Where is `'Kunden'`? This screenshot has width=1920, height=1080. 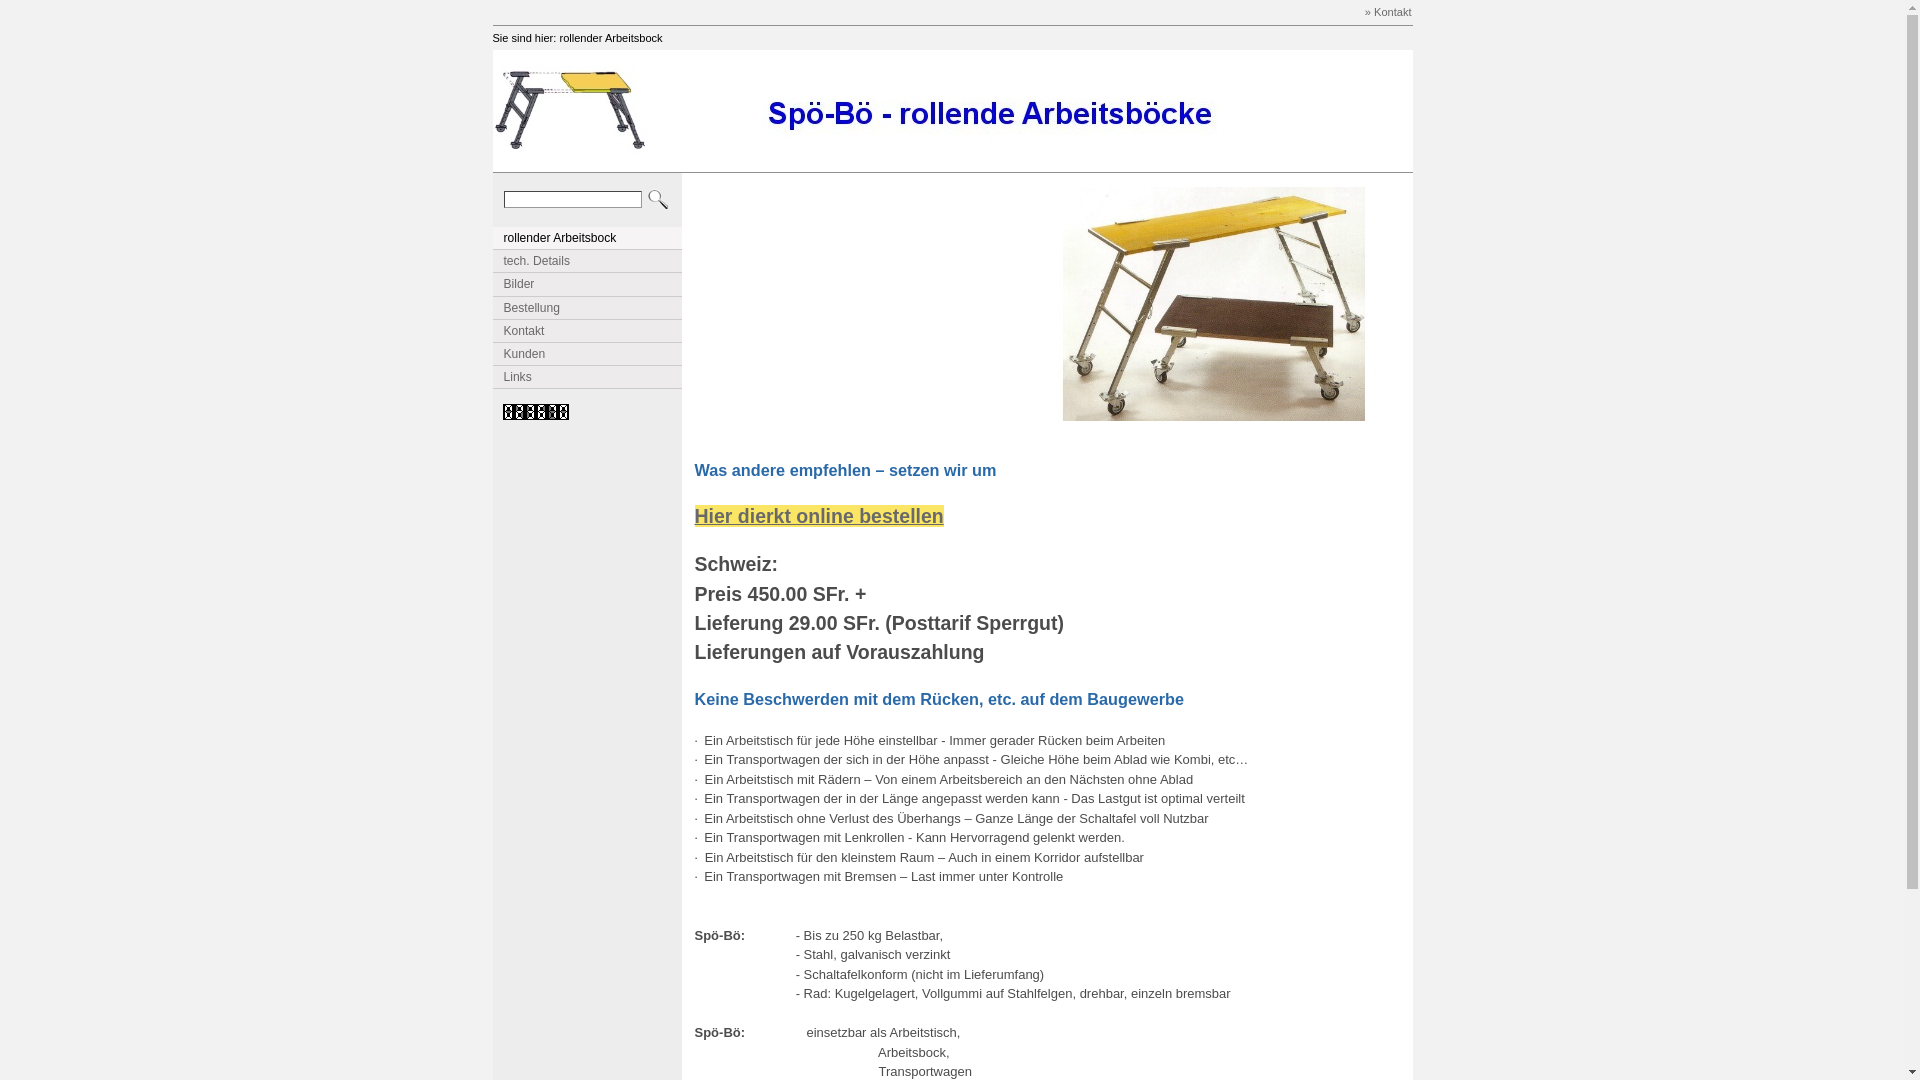
'Kunden' is located at coordinates (586, 353).